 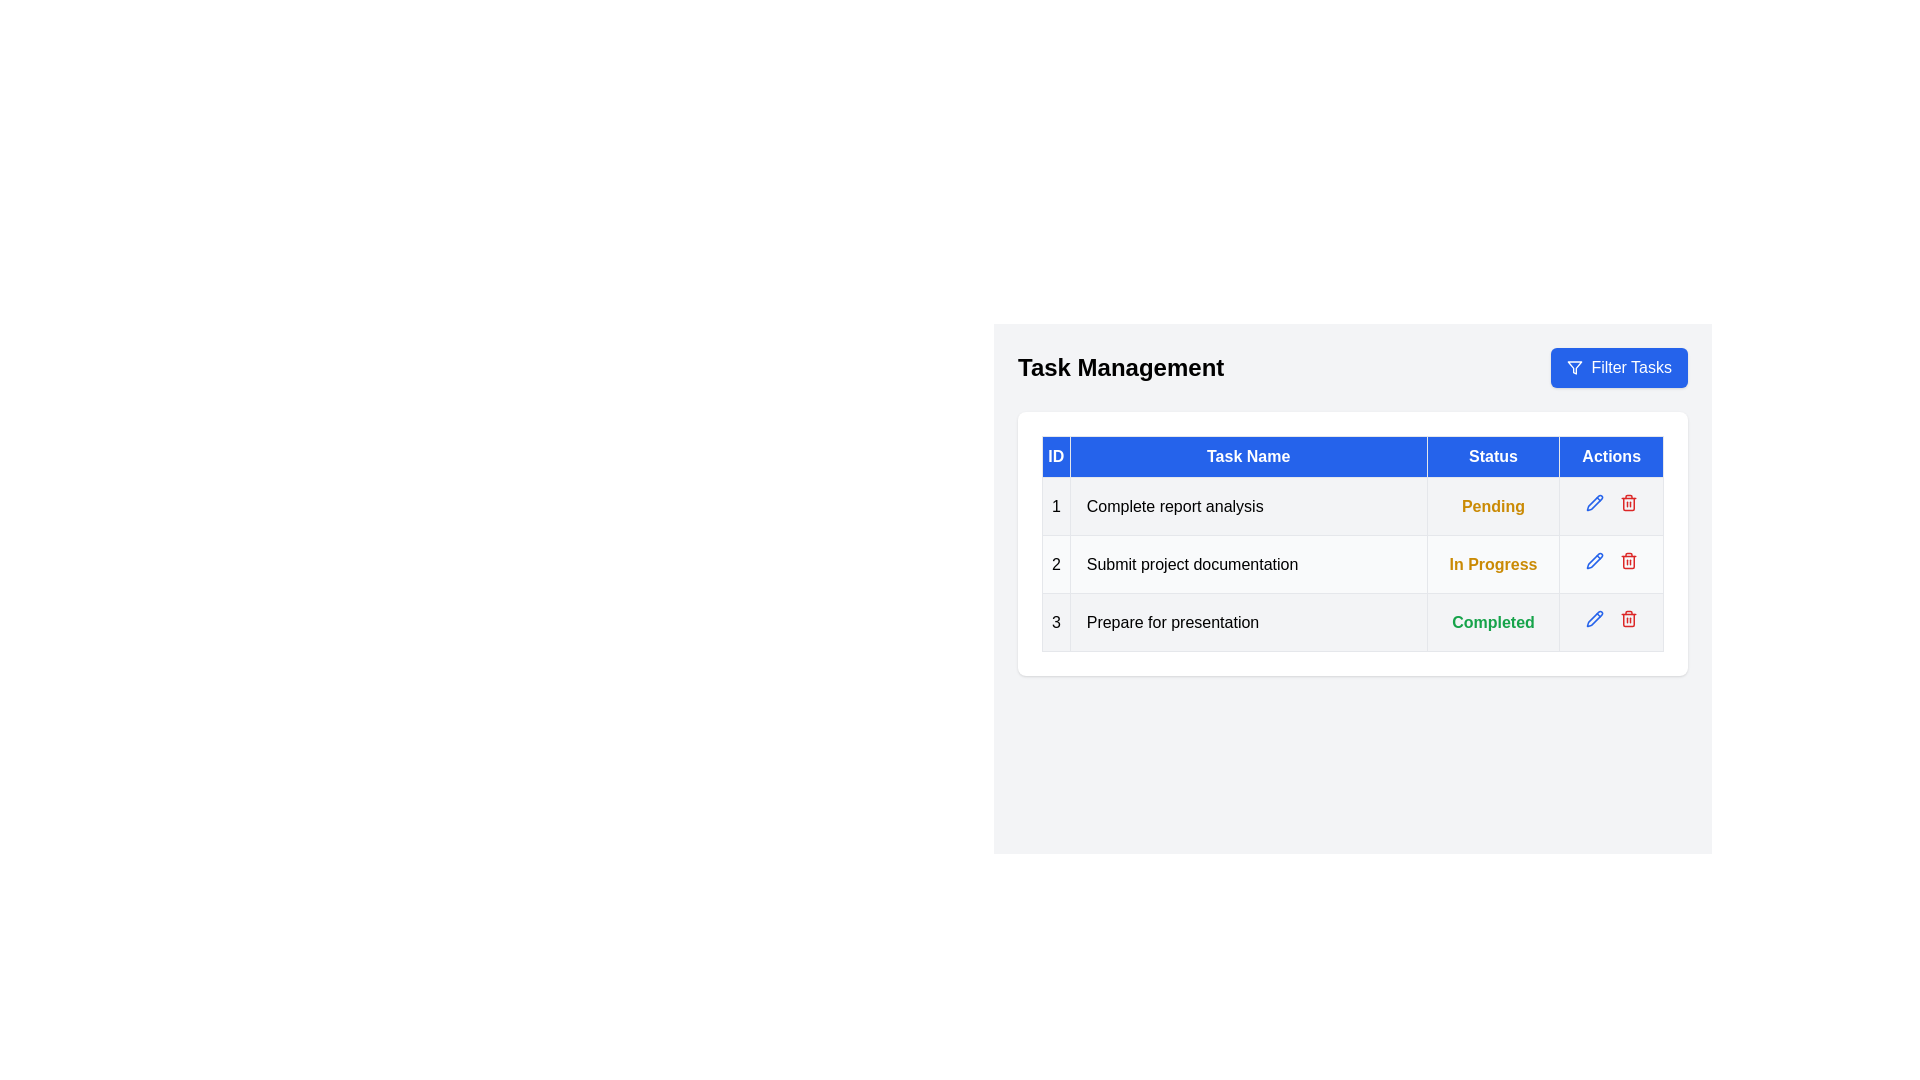 What do you see at coordinates (1628, 617) in the screenshot?
I see `trash can icon next to the task with ID 3` at bounding box center [1628, 617].